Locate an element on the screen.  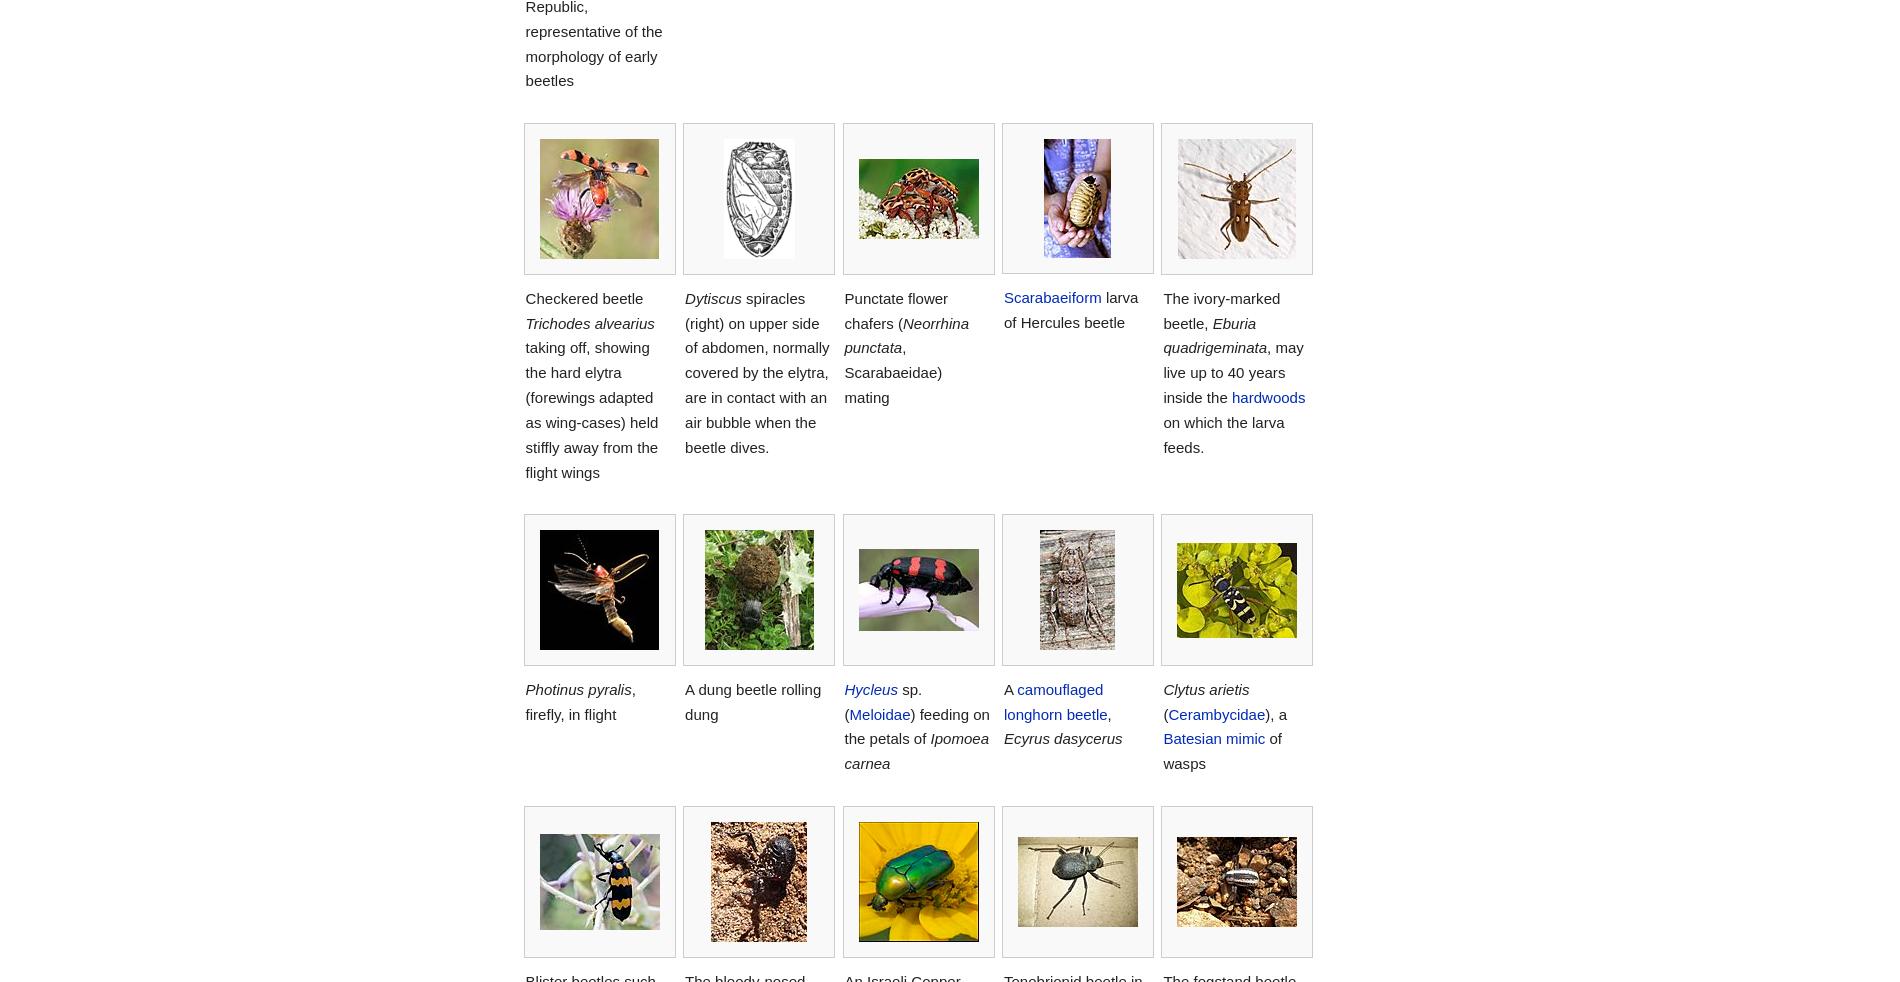
'Batesian mimic' is located at coordinates (1212, 738).